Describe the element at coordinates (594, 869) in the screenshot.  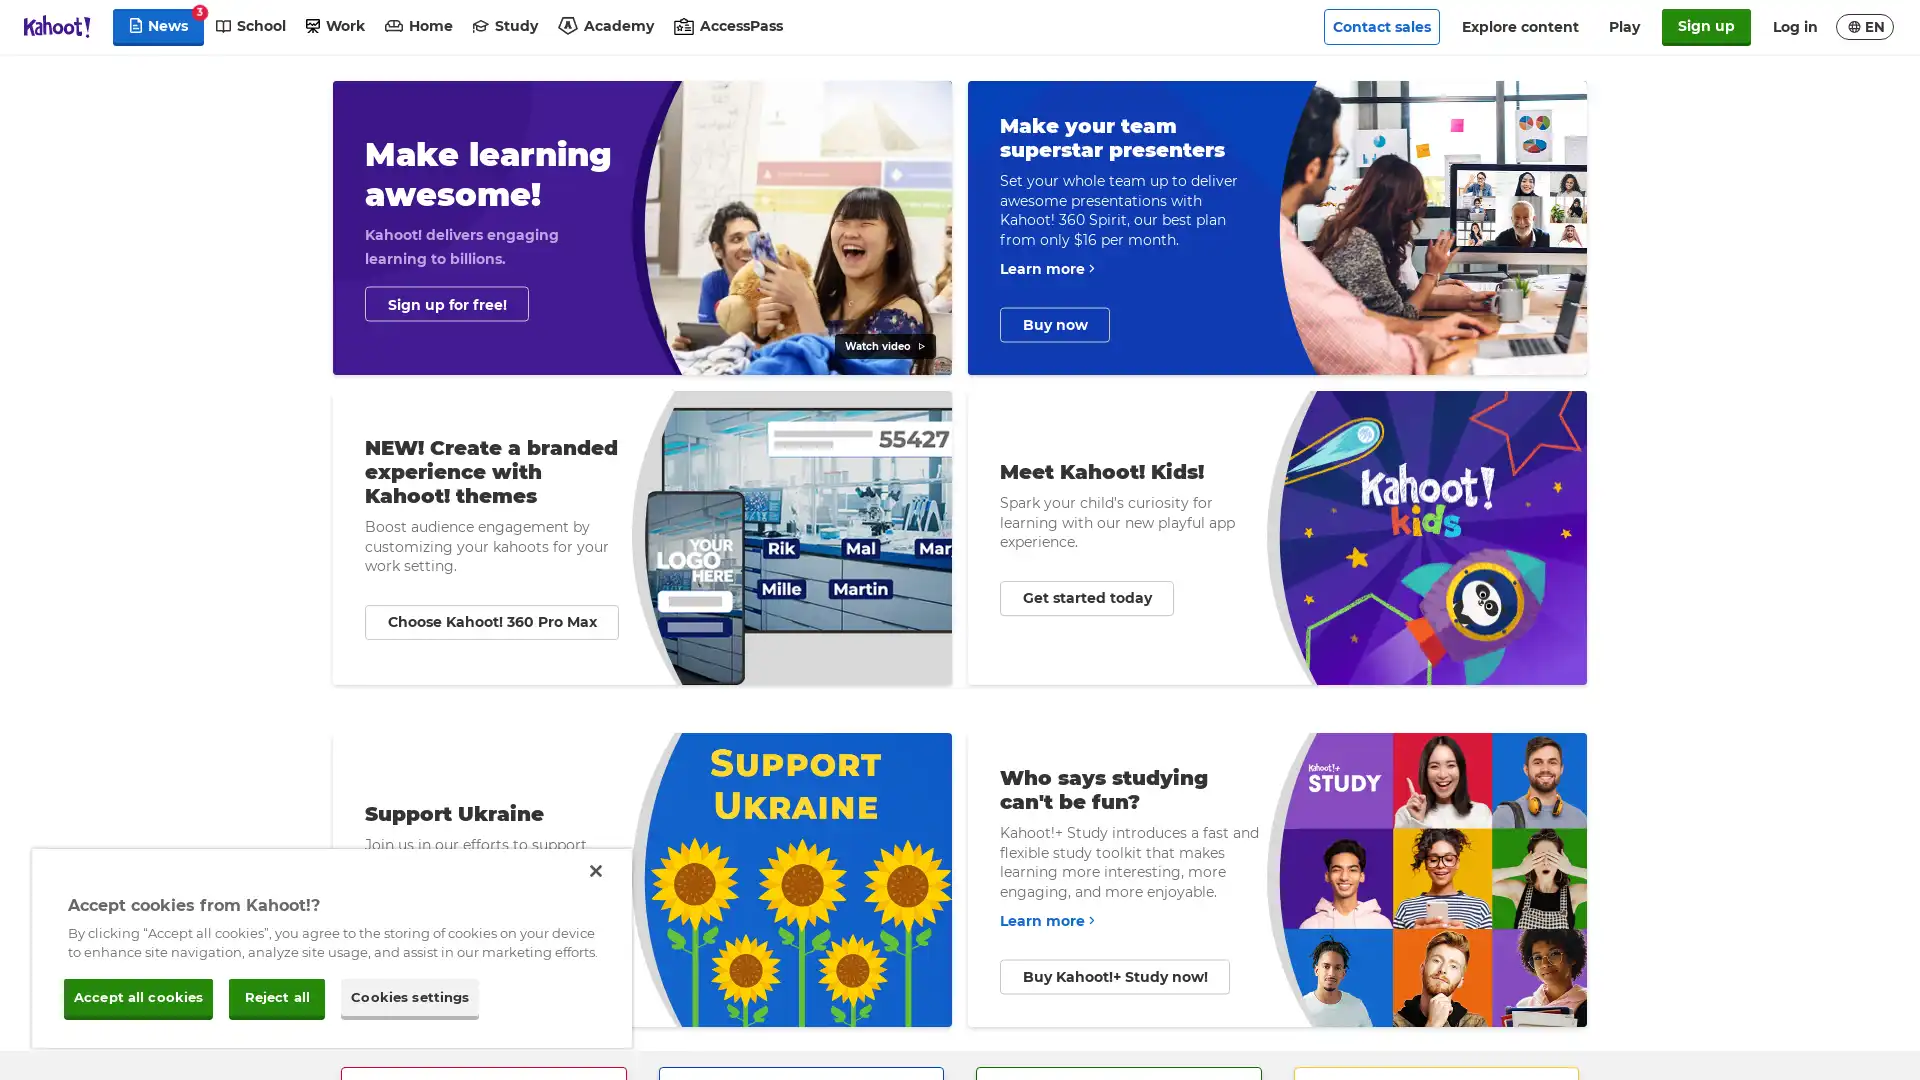
I see `Close` at that location.